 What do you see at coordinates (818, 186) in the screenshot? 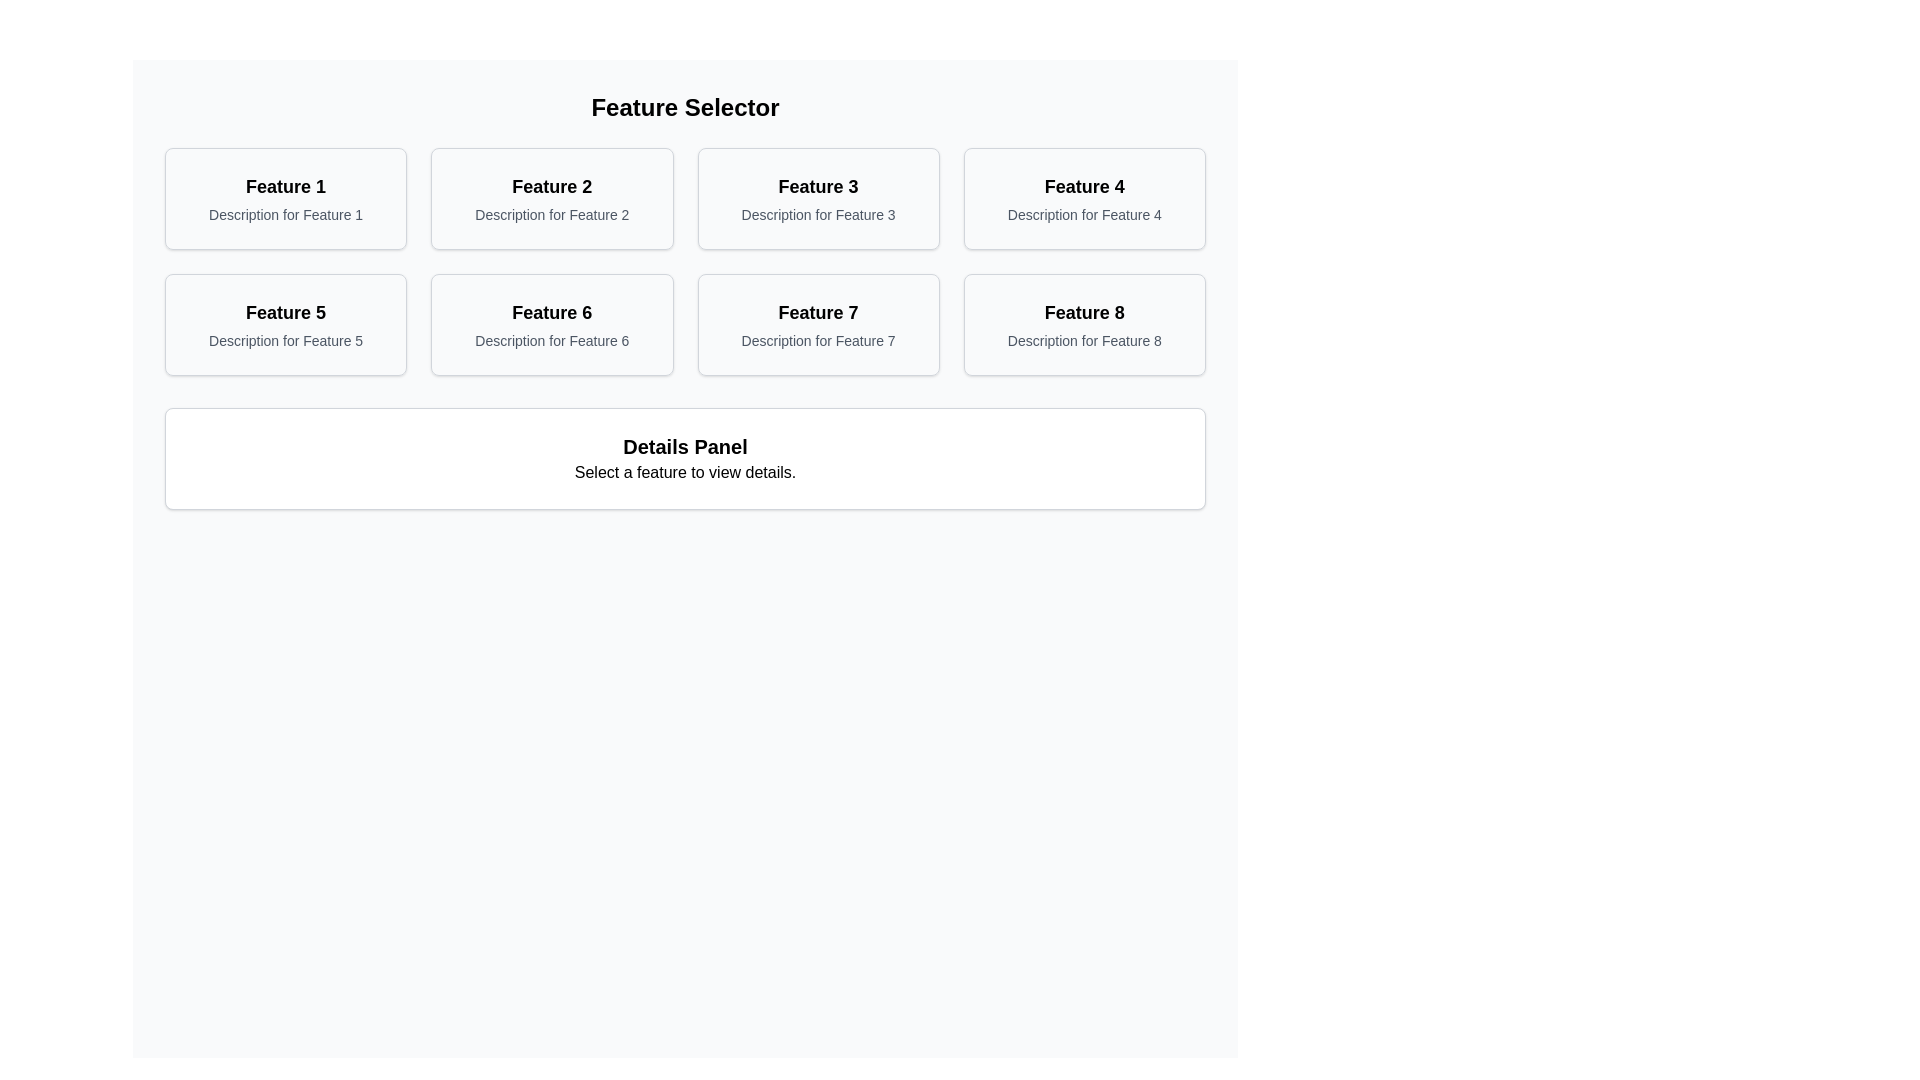
I see `the bold text label 'Feature 3', which serves as the title within the box labeled 'Feature 3 Description for Feature 3', located in the top row, third column of the grid` at bounding box center [818, 186].